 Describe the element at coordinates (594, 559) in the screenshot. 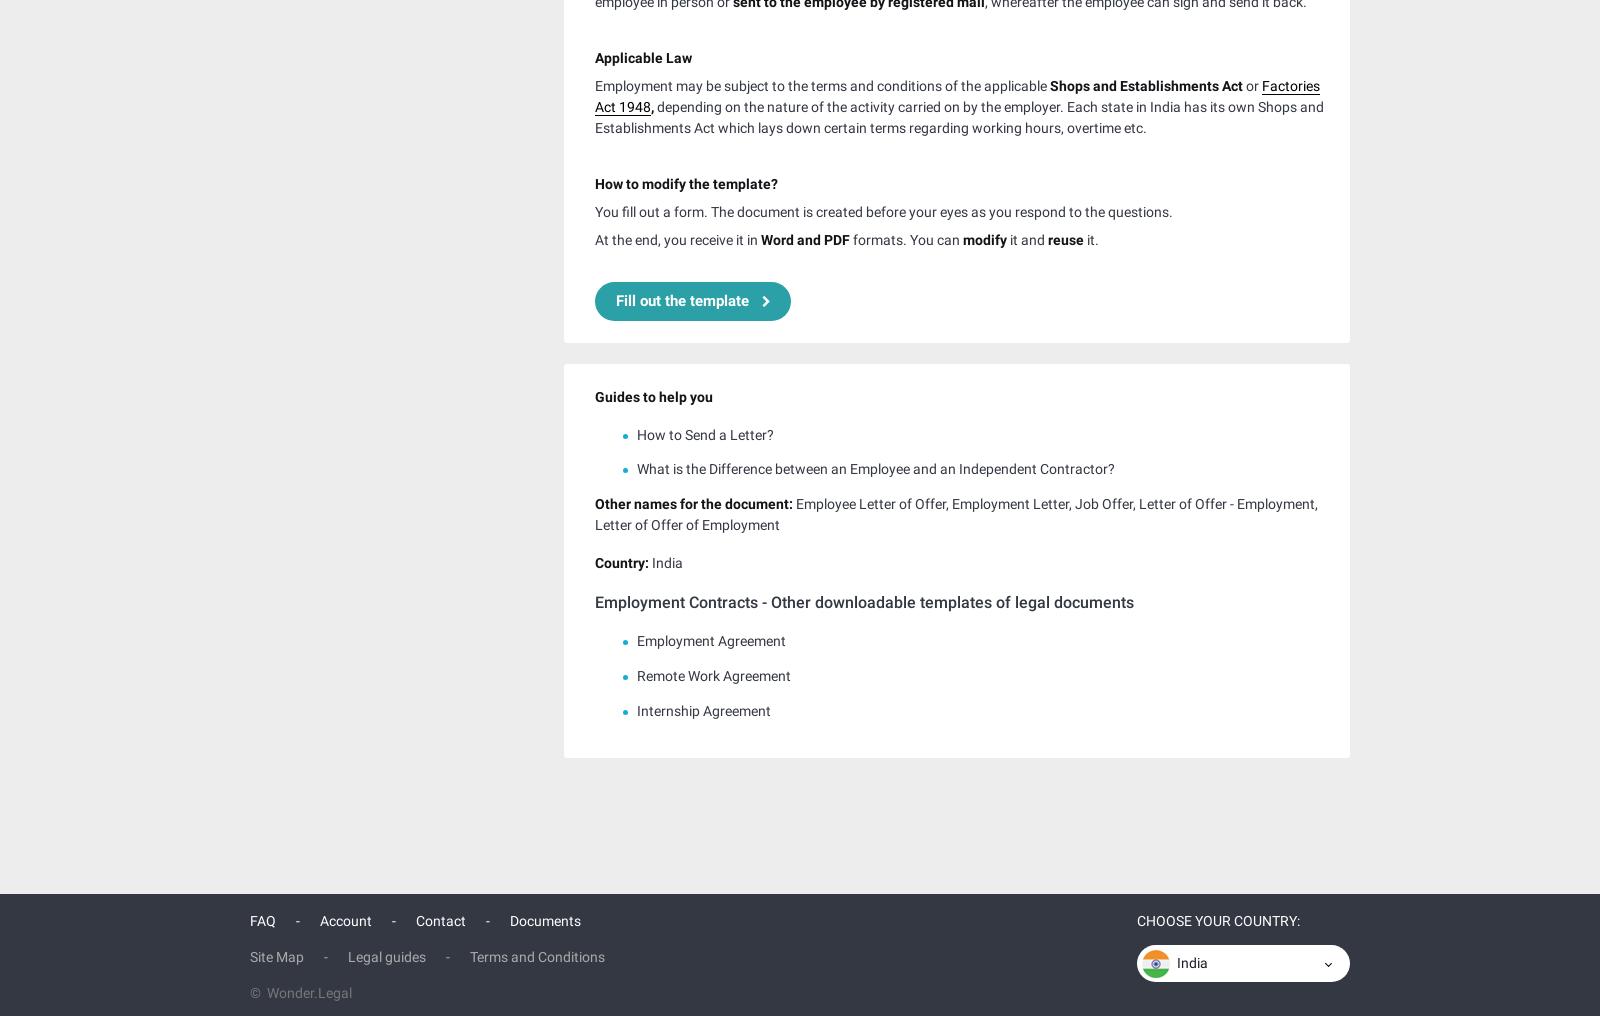

I see `'Country:'` at that location.